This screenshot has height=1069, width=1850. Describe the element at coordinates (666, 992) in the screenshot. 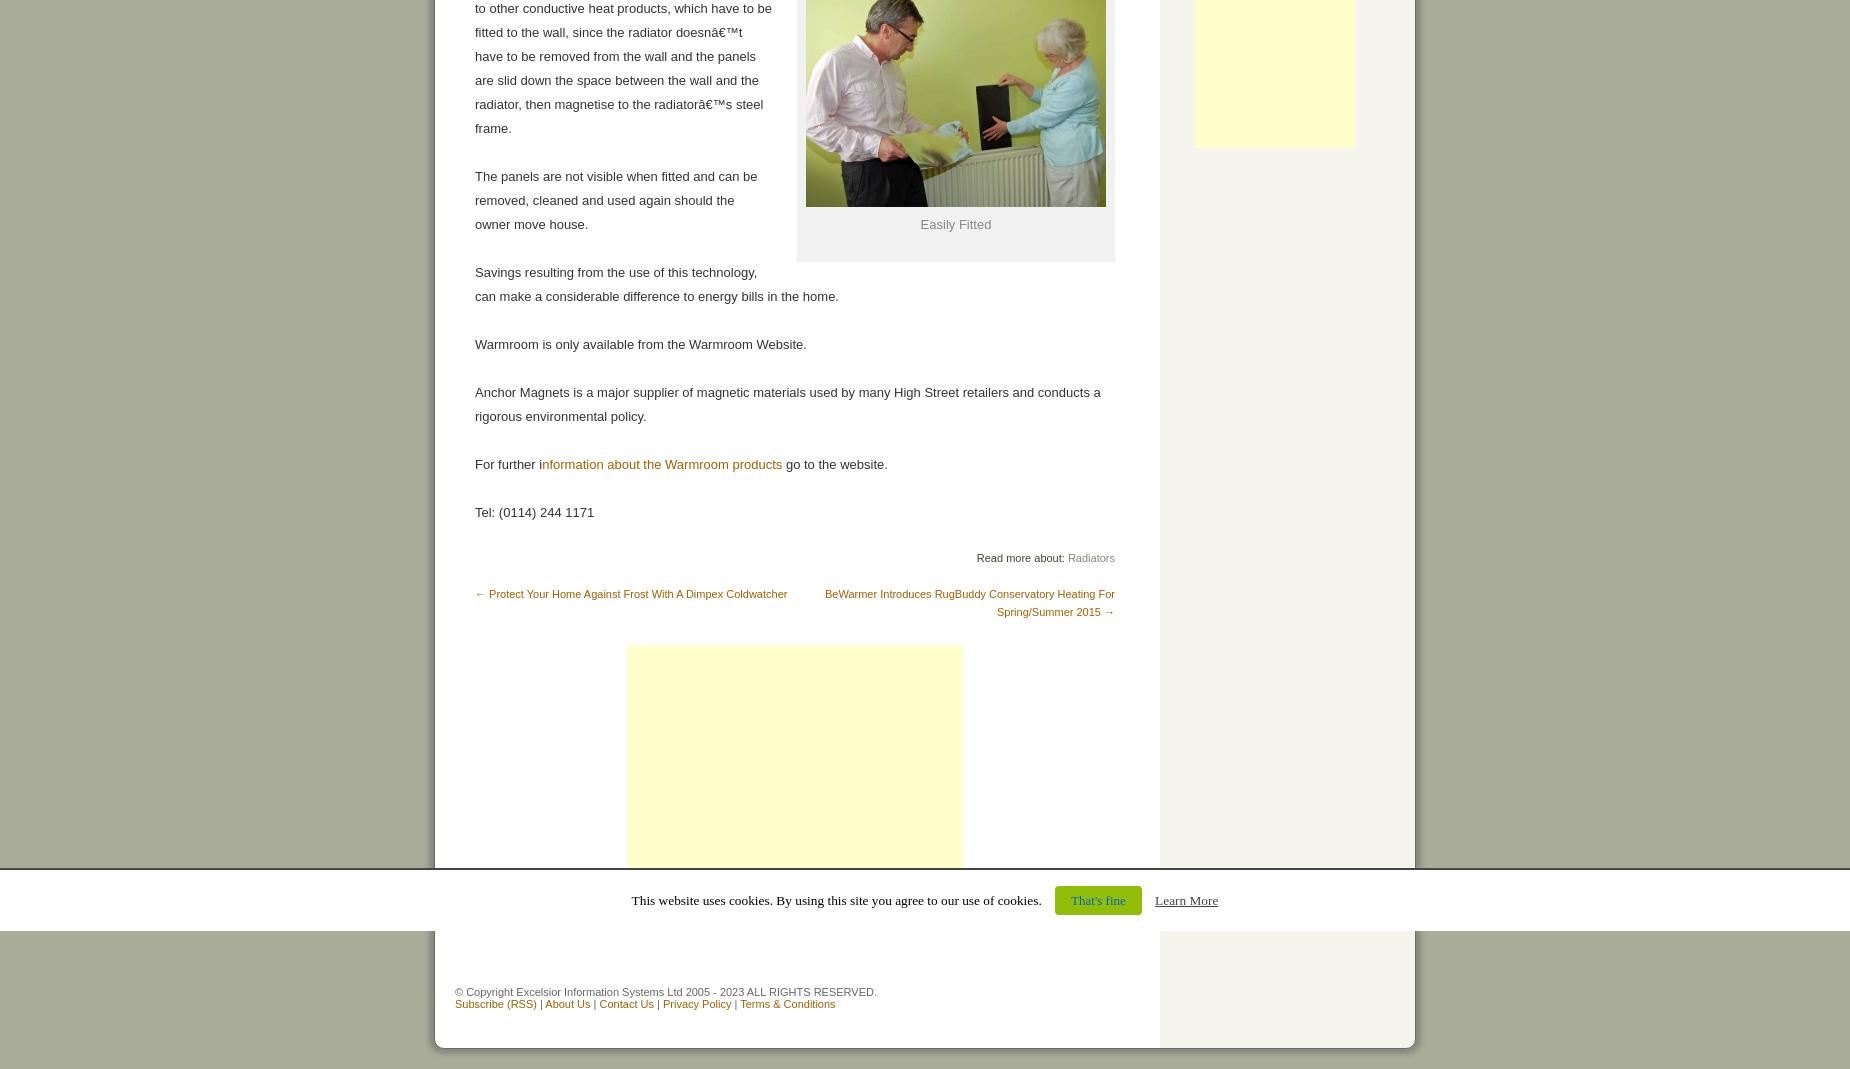

I see `'© Copyright Excelsior Information Systems Ltd 2005 - 2023 ALL RIGHTS RESERVED.'` at that location.